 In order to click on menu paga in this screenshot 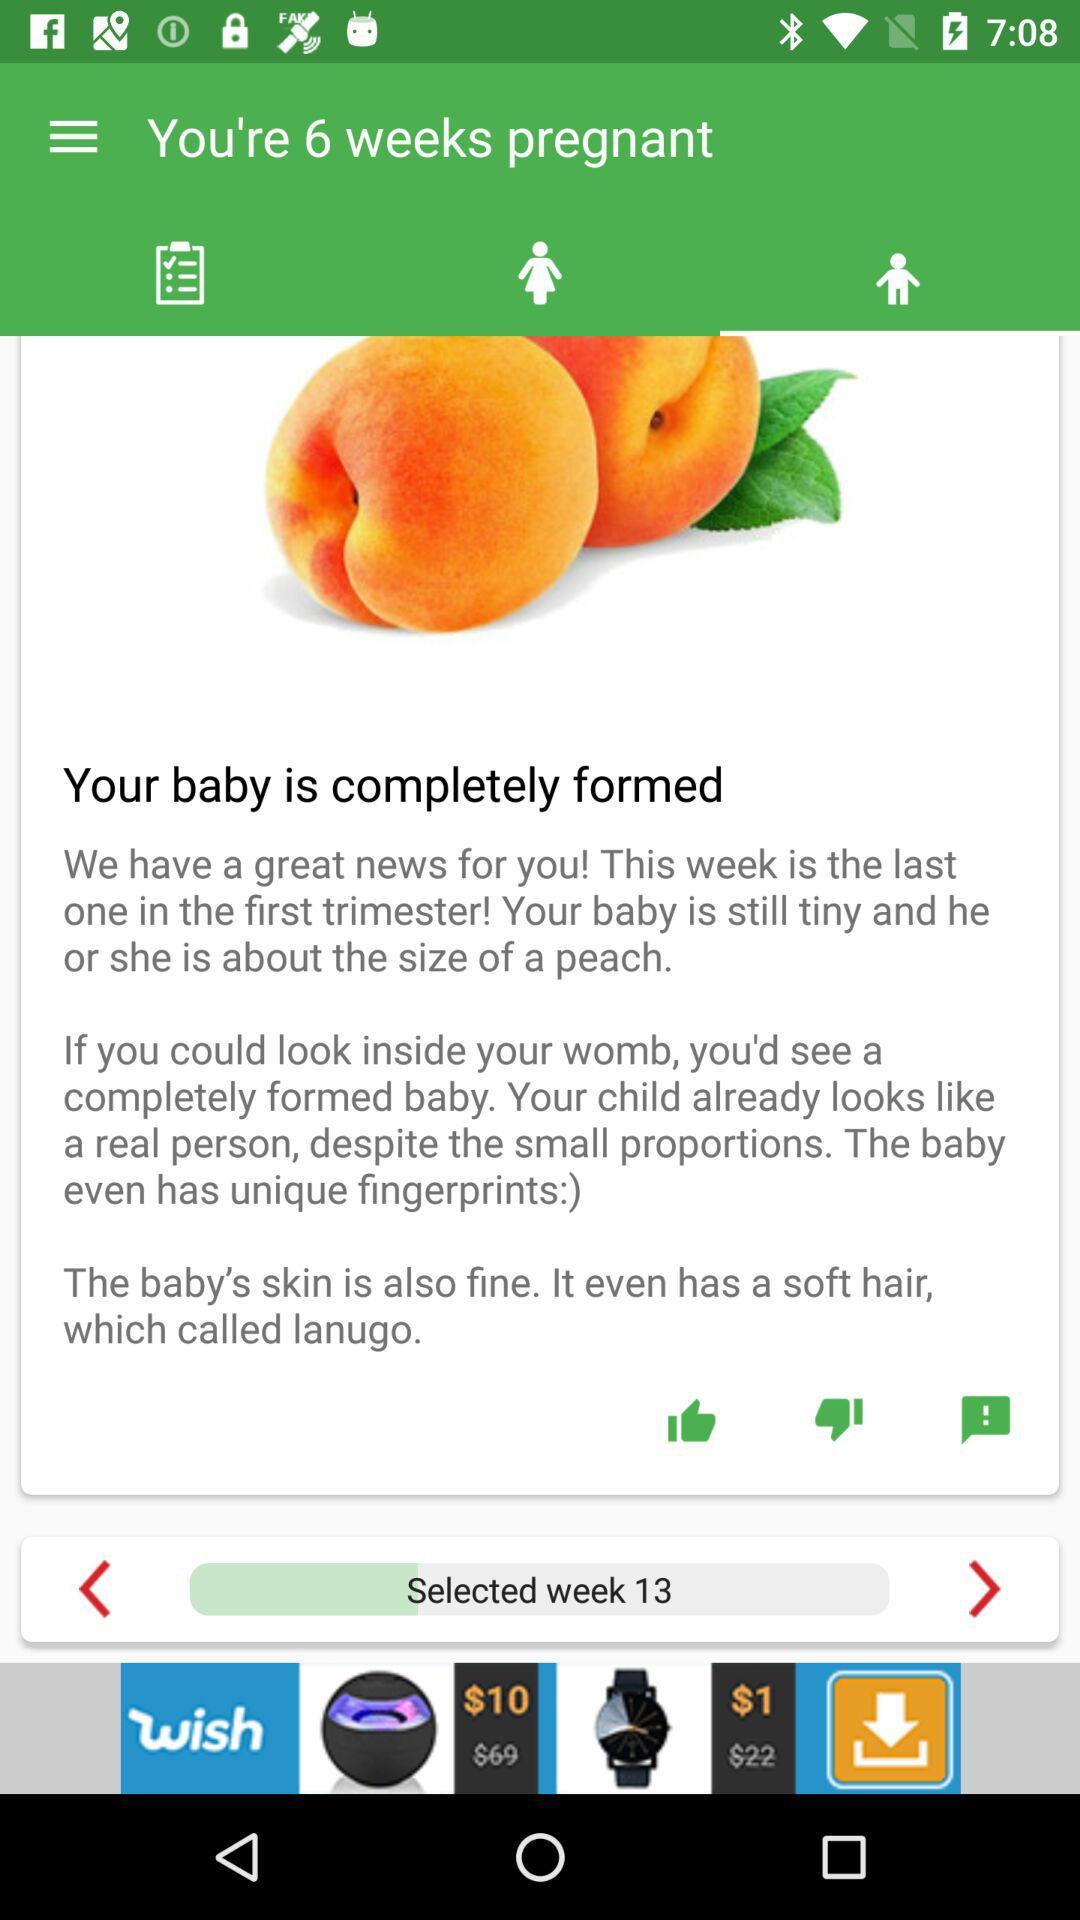, I will do `click(983, 1588)`.